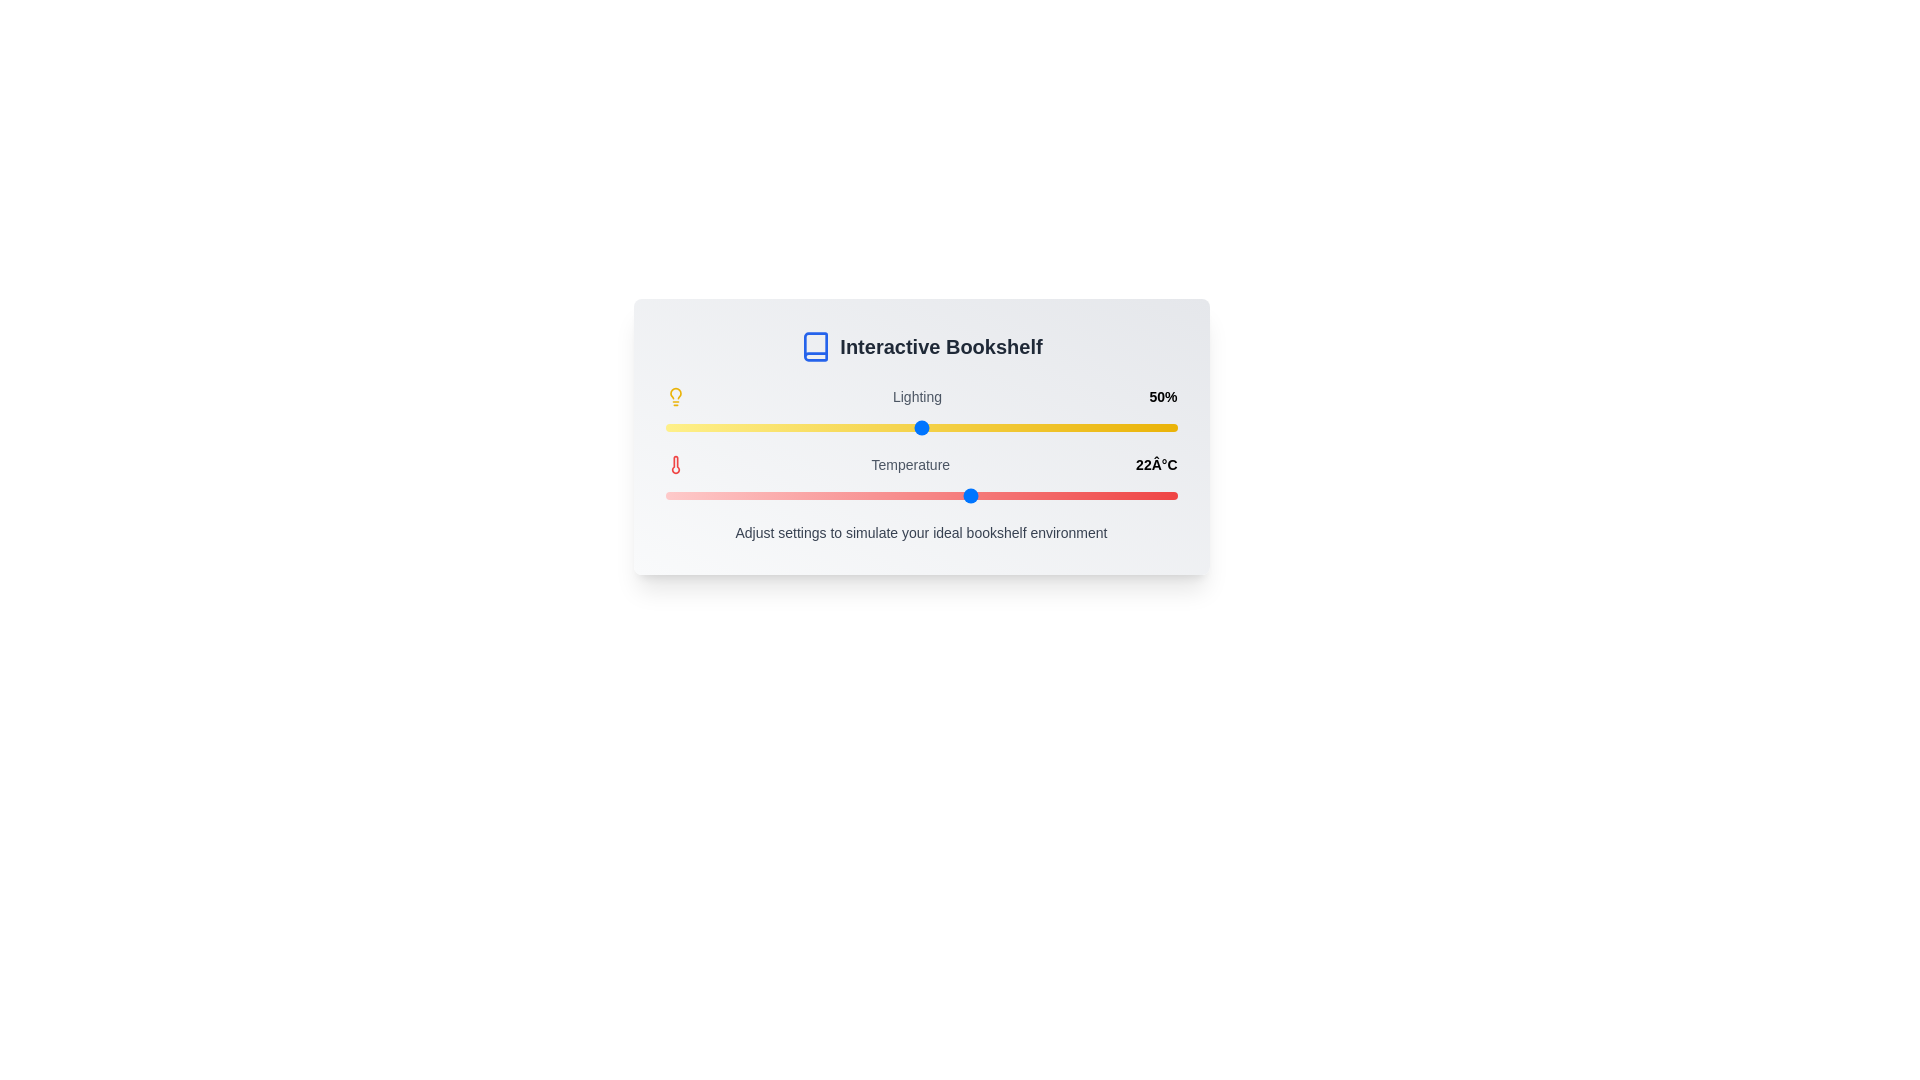 The width and height of the screenshot is (1920, 1080). I want to click on the temperature slider to 12°C, so click(716, 495).